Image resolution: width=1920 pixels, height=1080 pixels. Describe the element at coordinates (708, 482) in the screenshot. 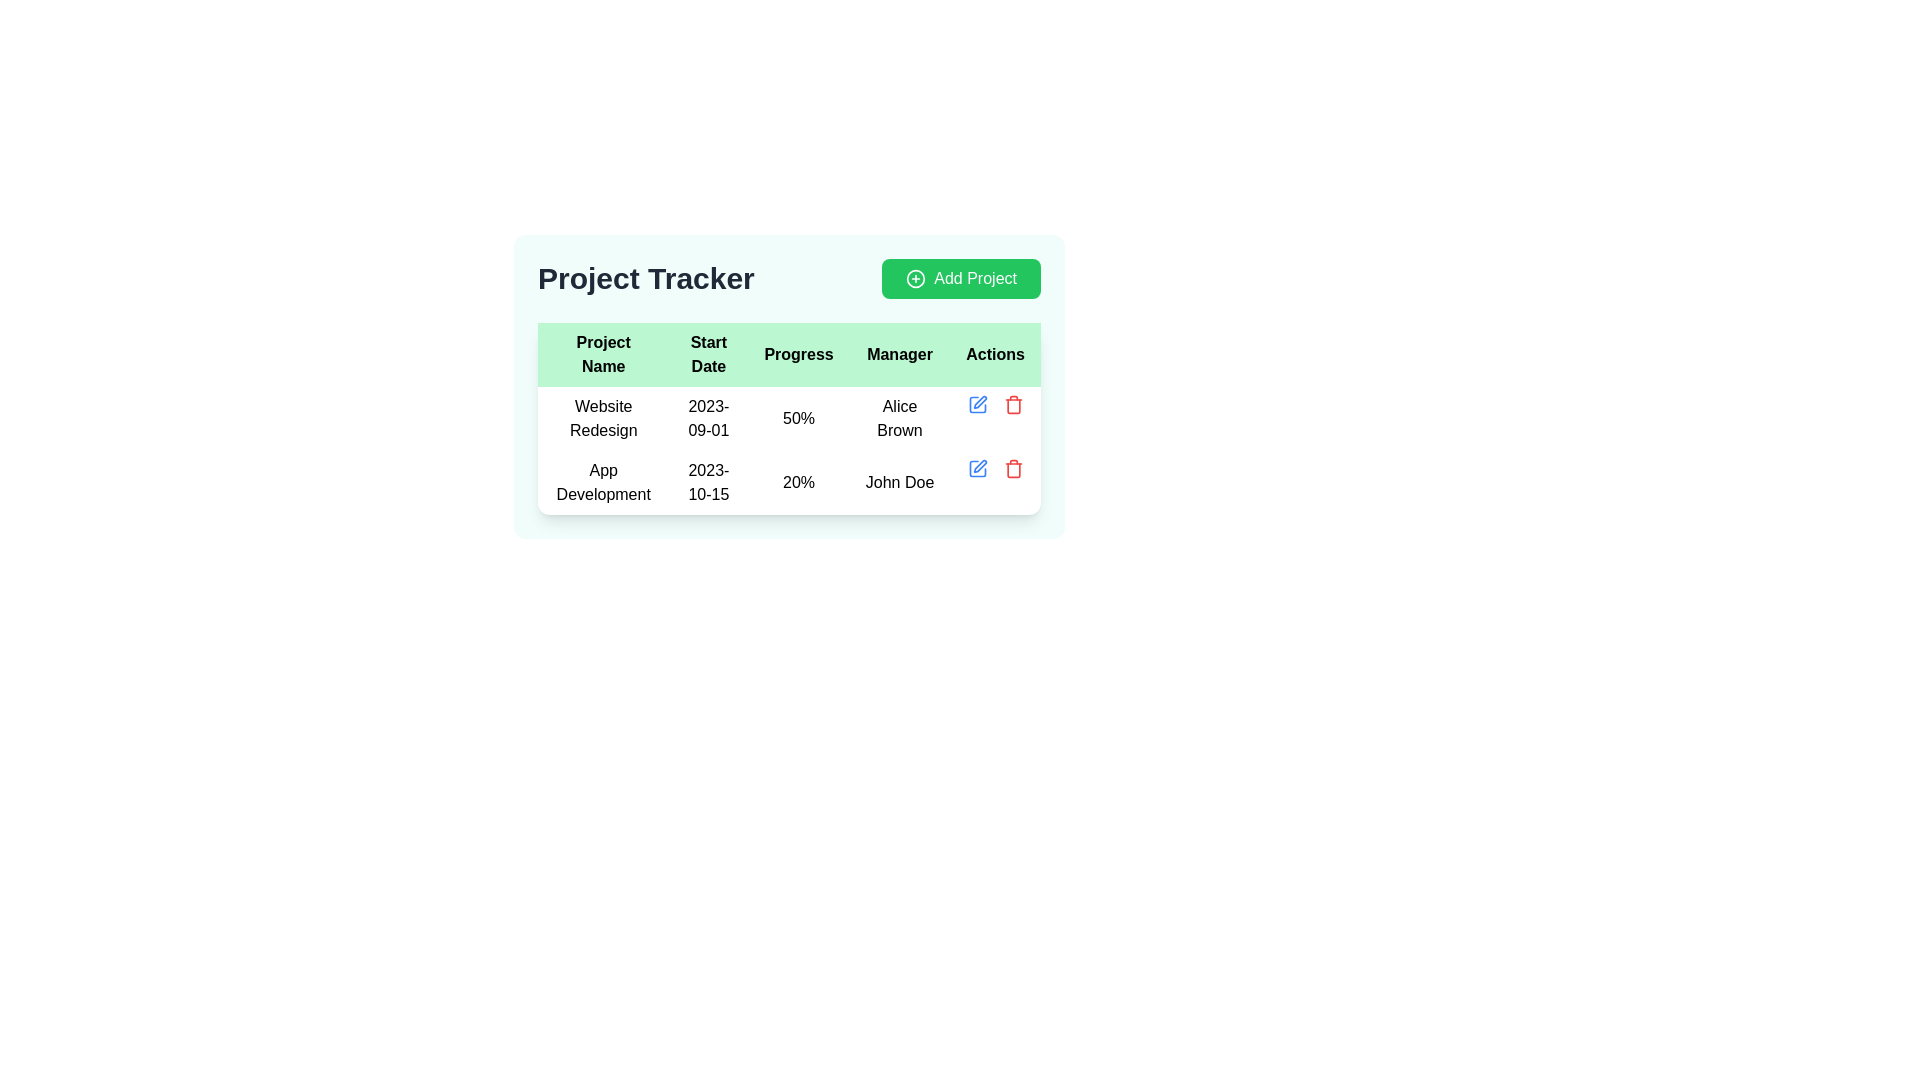

I see `the Label displaying the date '2023-10-15', which is a rectangular text box part of a grid layout, positioned between 'App Development' and '20%'` at that location.